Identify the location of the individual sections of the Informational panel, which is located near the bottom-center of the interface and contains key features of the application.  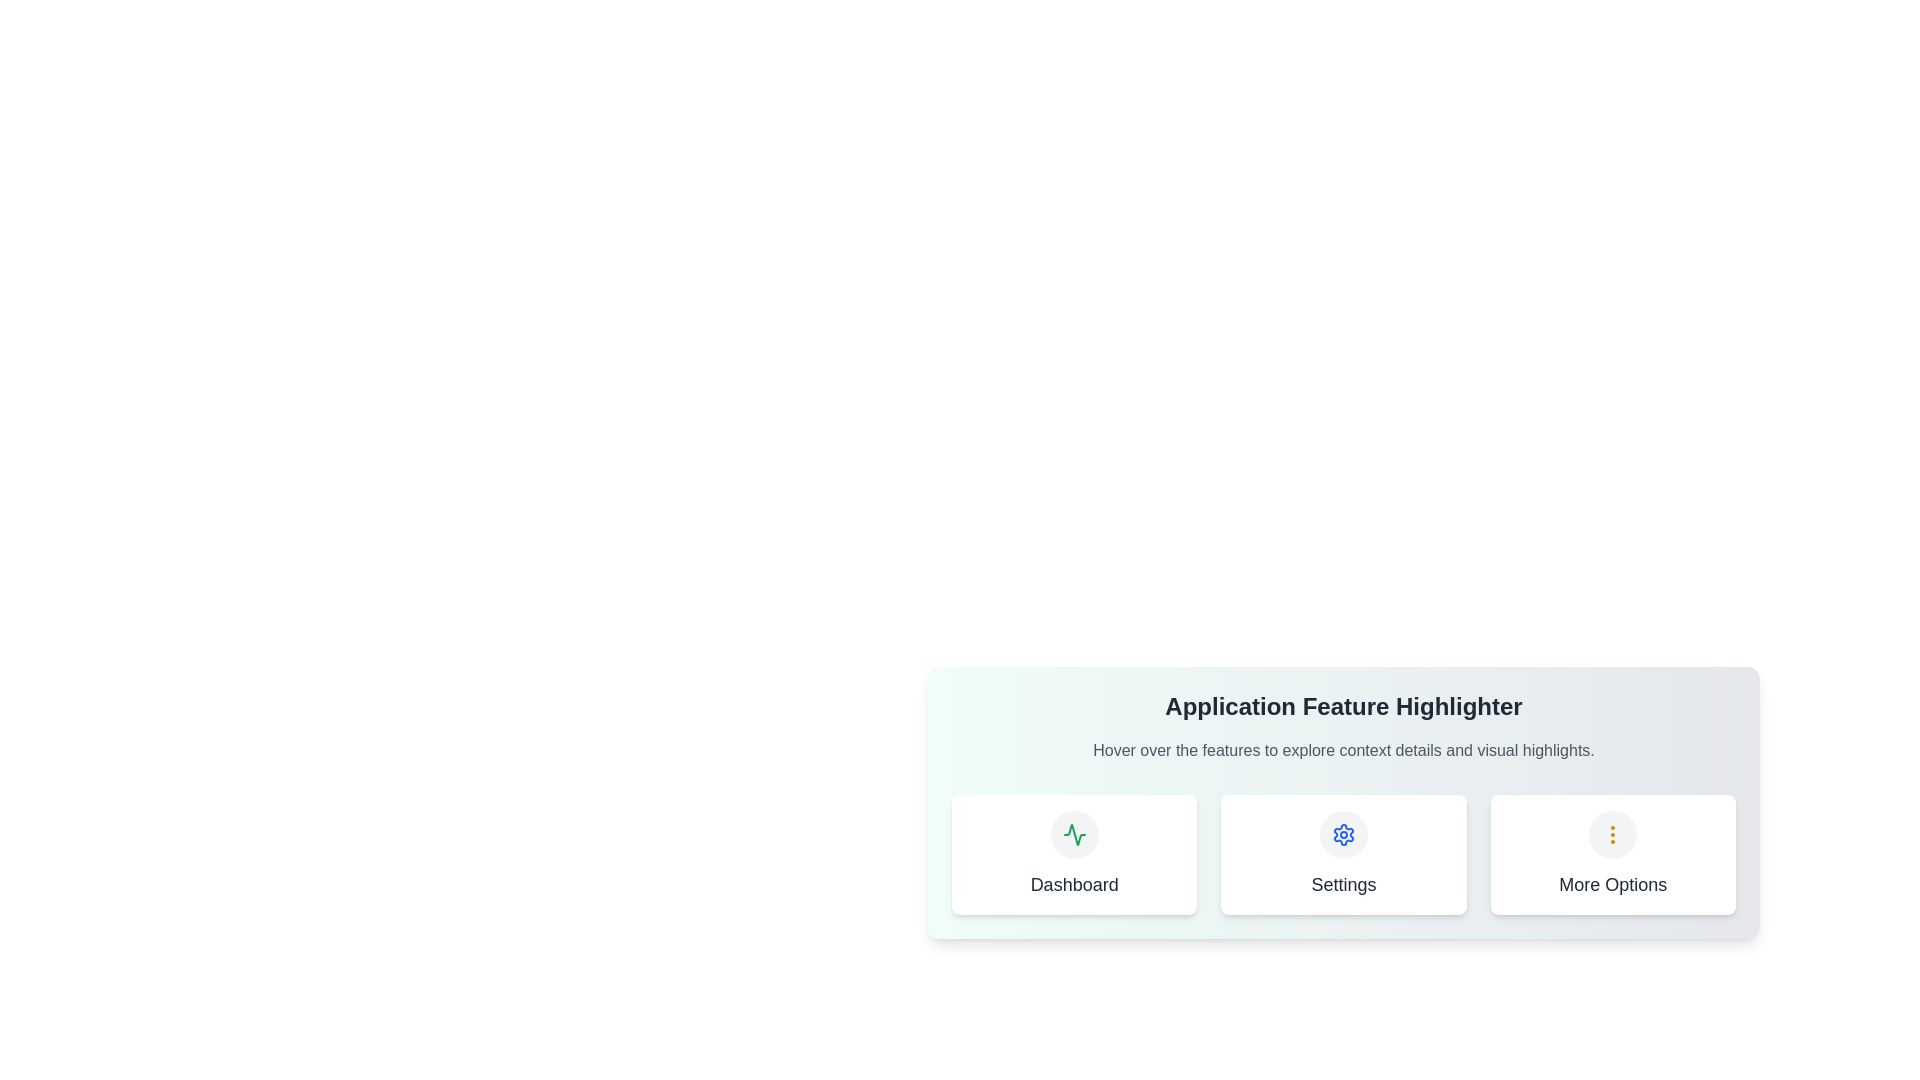
(1344, 830).